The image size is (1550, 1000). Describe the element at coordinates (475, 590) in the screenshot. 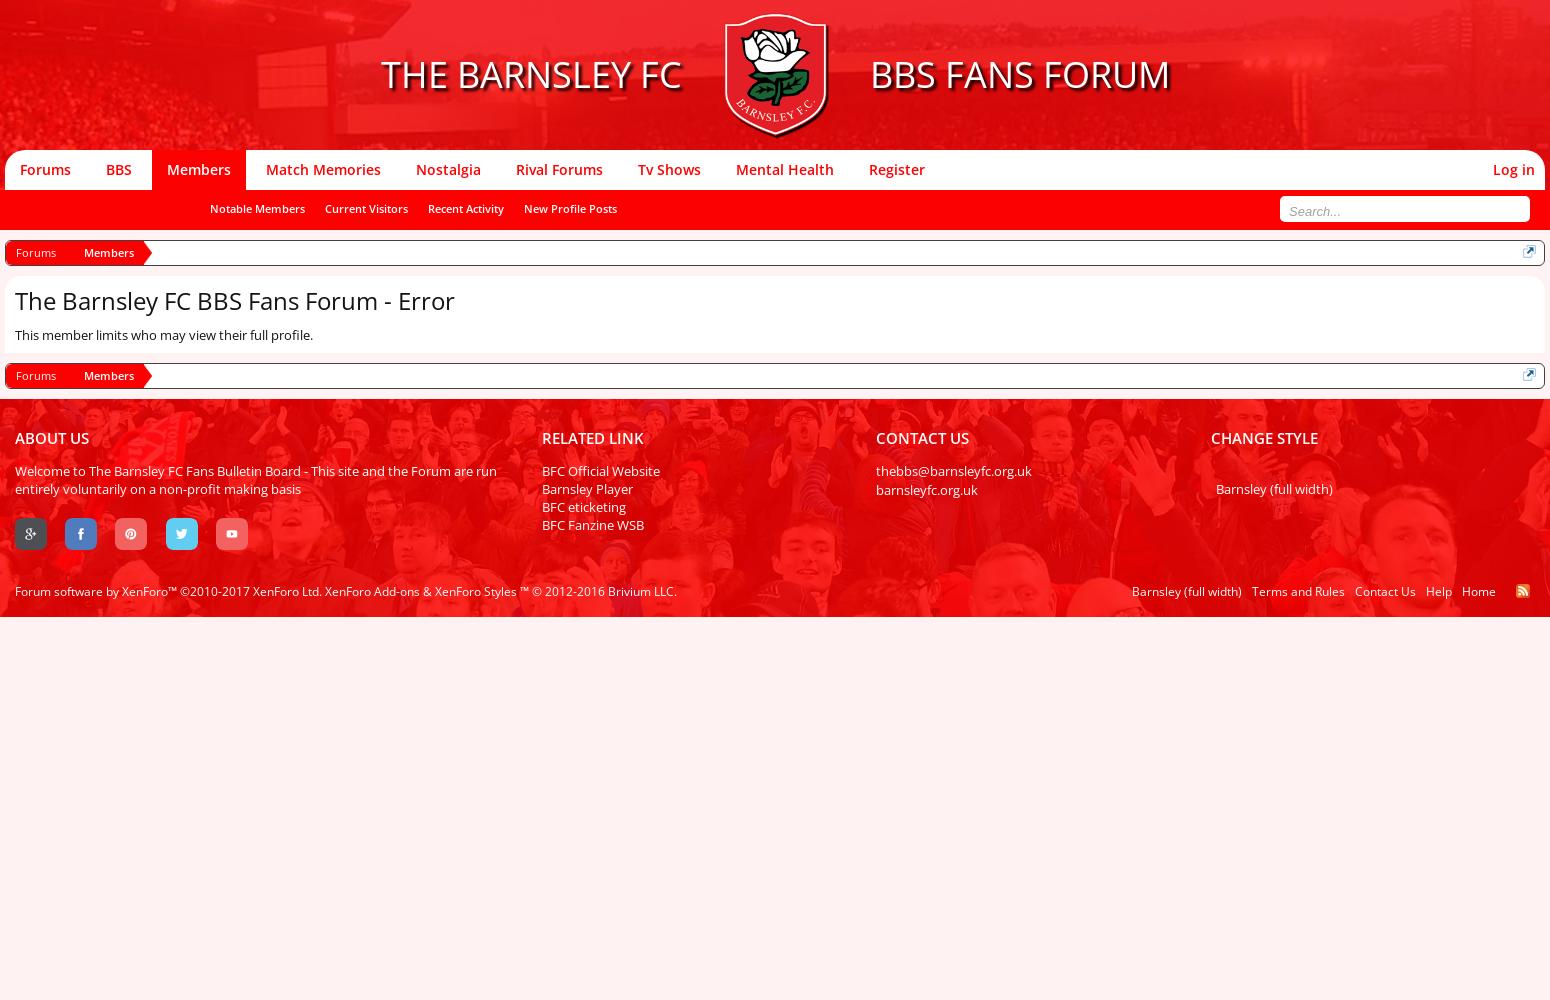

I see `'XenForo Styles'` at that location.